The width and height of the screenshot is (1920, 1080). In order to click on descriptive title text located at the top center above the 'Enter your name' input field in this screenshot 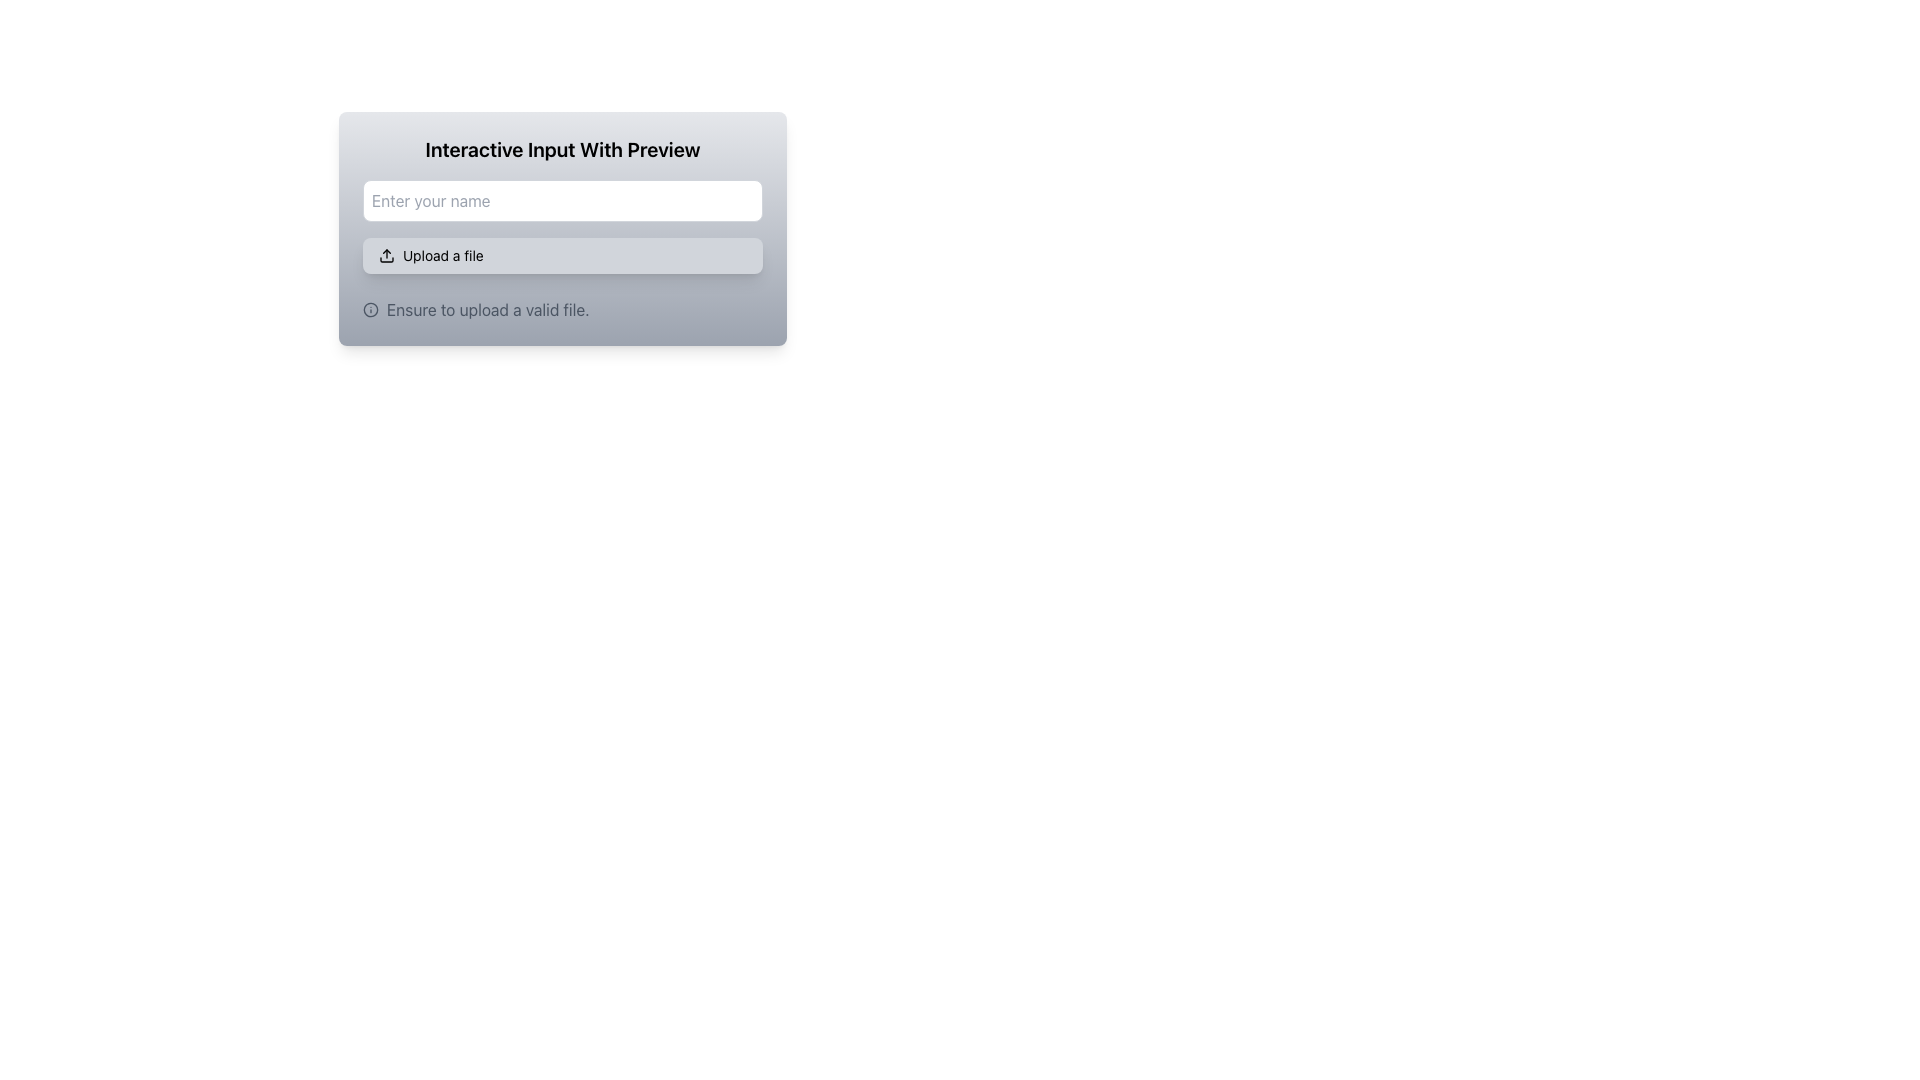, I will do `click(561, 149)`.